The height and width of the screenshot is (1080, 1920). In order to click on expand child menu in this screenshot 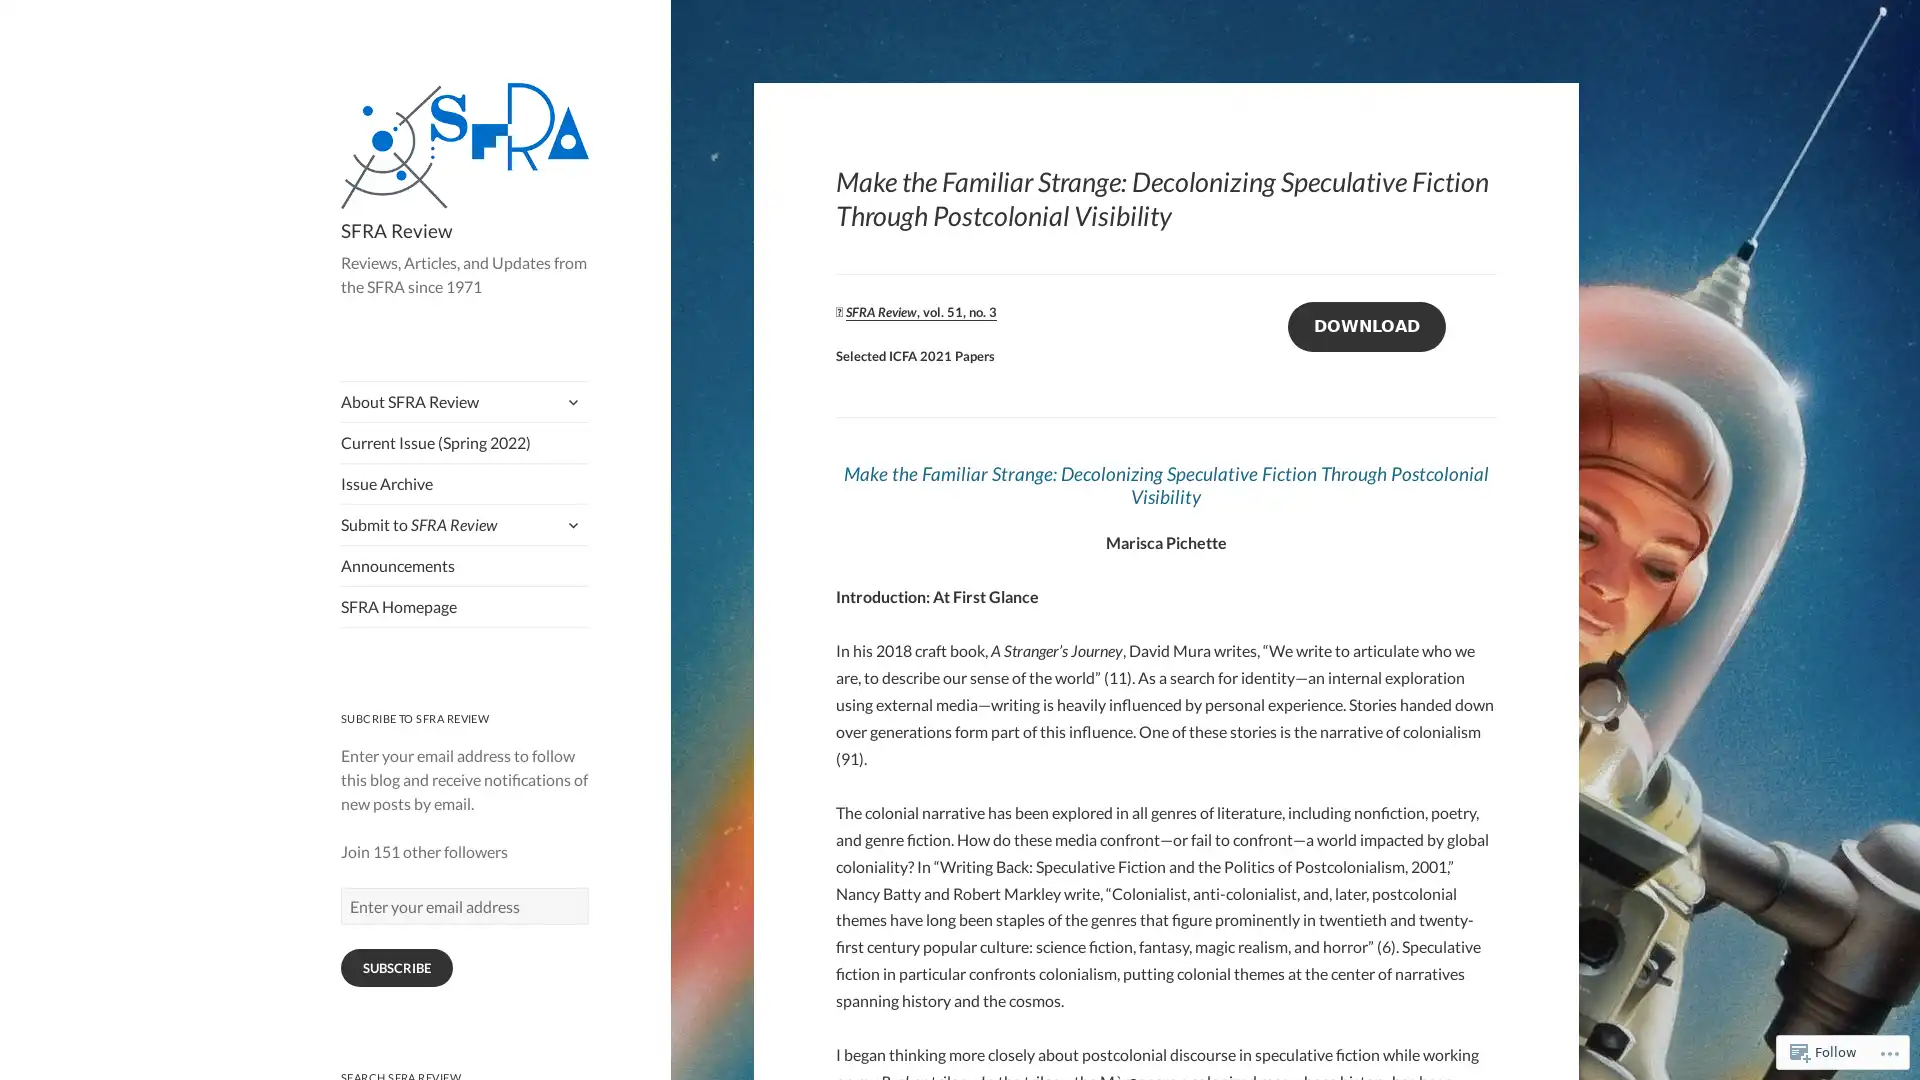, I will do `click(570, 401)`.